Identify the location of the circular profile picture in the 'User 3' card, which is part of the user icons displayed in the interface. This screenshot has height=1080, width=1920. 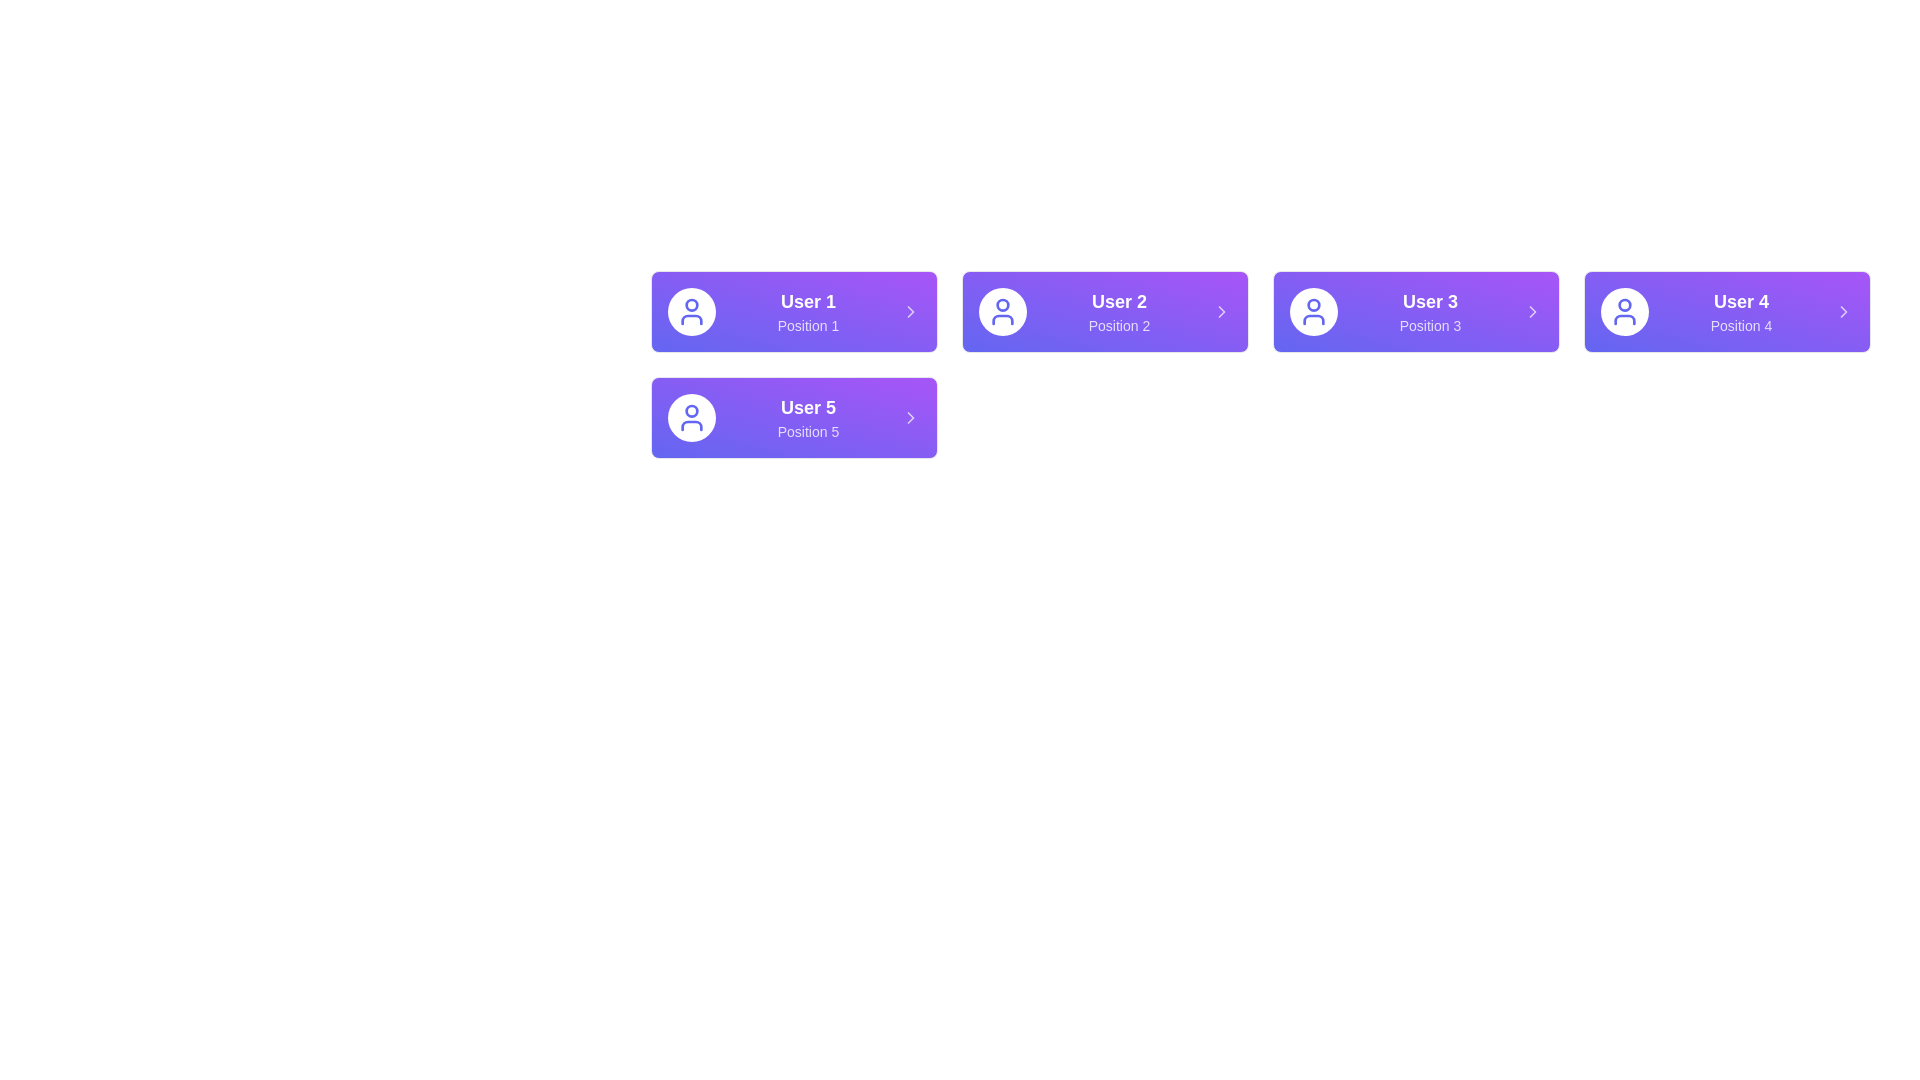
(1314, 304).